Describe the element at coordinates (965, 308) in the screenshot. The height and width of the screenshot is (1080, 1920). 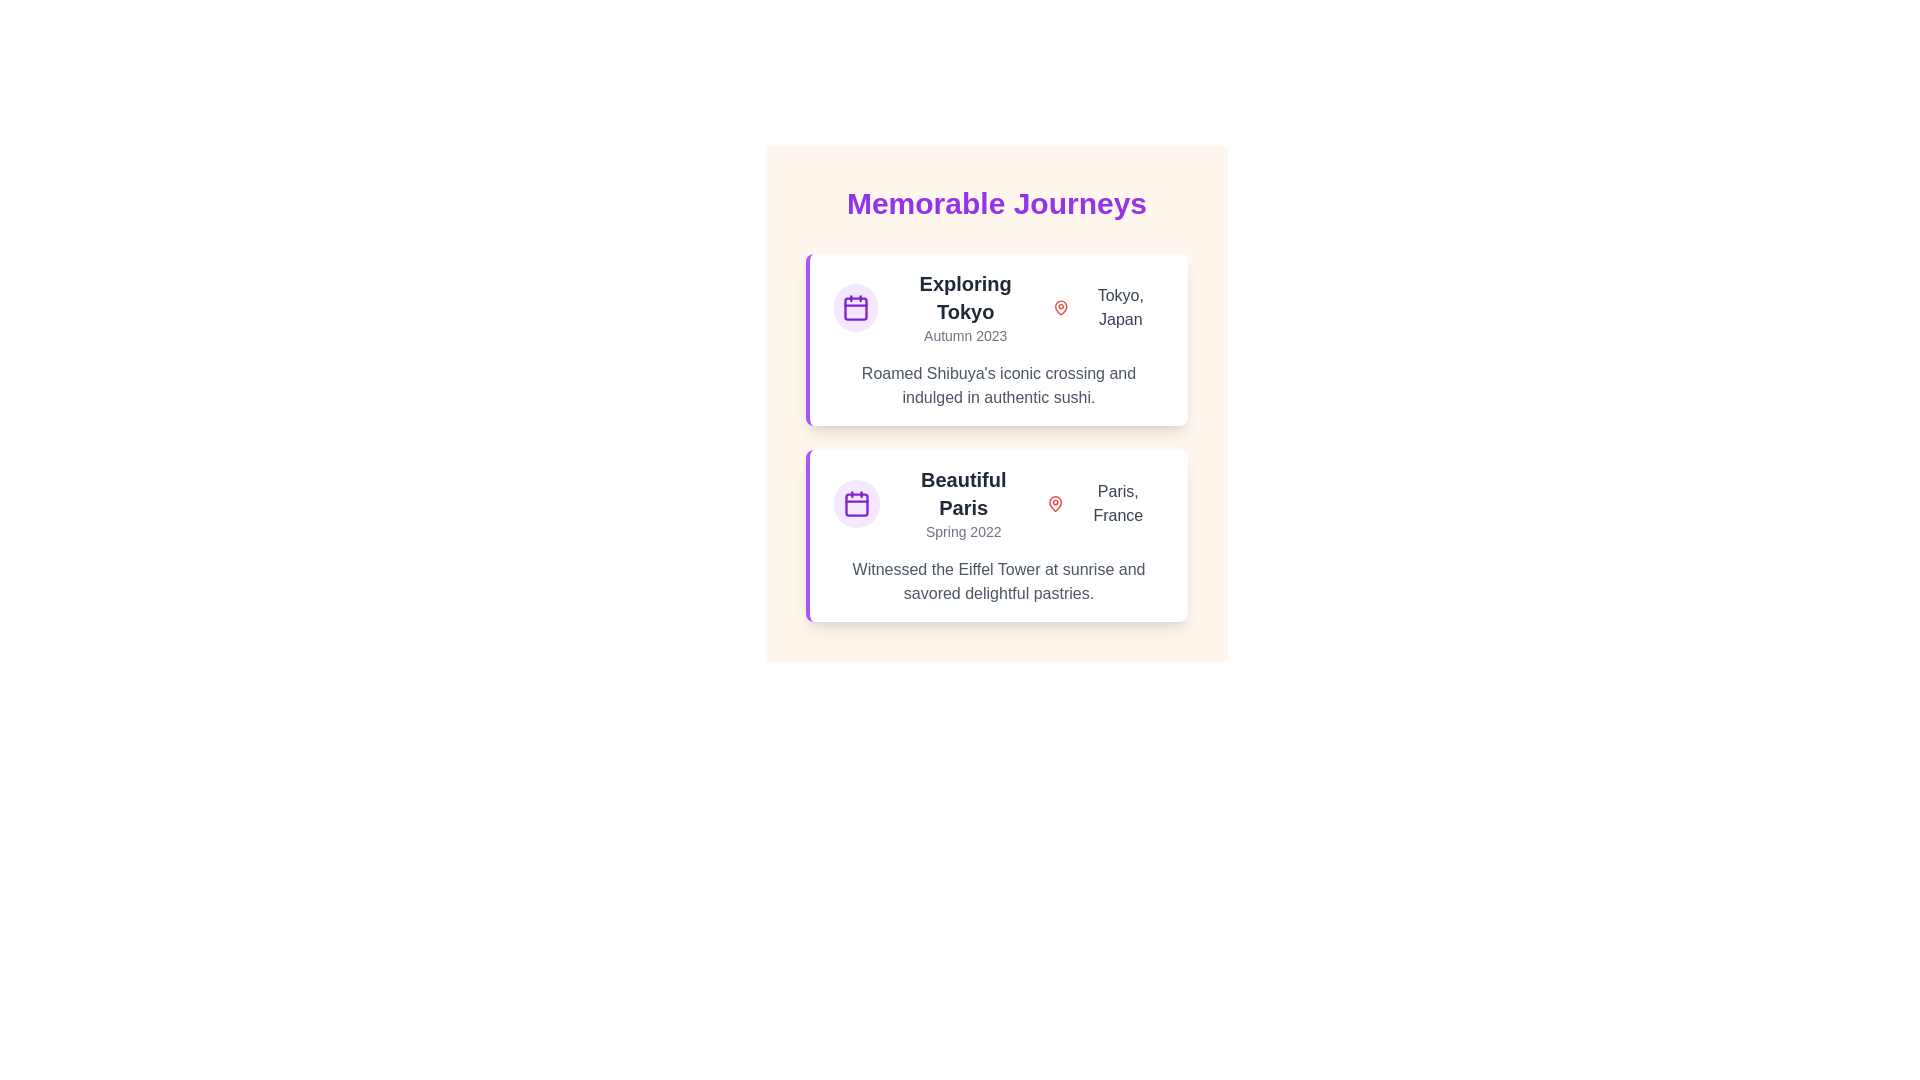
I see `the title and timeframe text block located in the top-left quadrant of a card, which serves as a header for the content of the card` at that location.